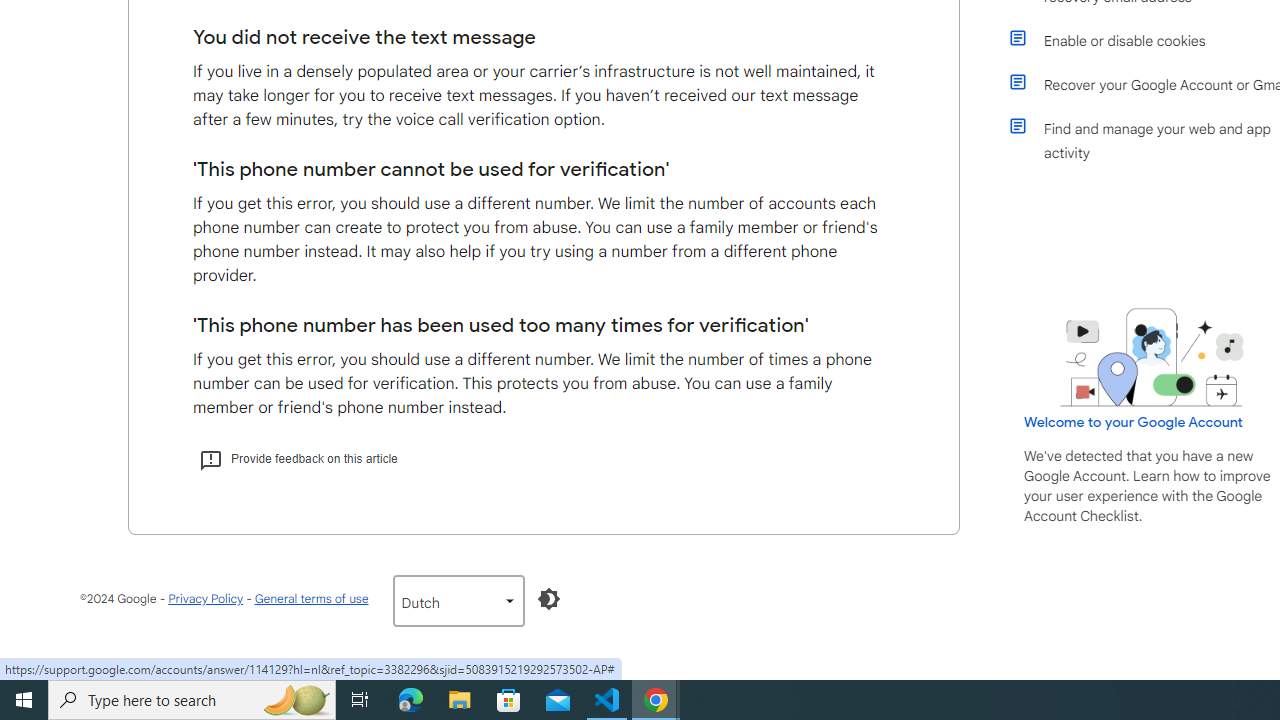 The height and width of the screenshot is (720, 1280). Describe the element at coordinates (1152, 356) in the screenshot. I see `'Learning Center home page image'` at that location.